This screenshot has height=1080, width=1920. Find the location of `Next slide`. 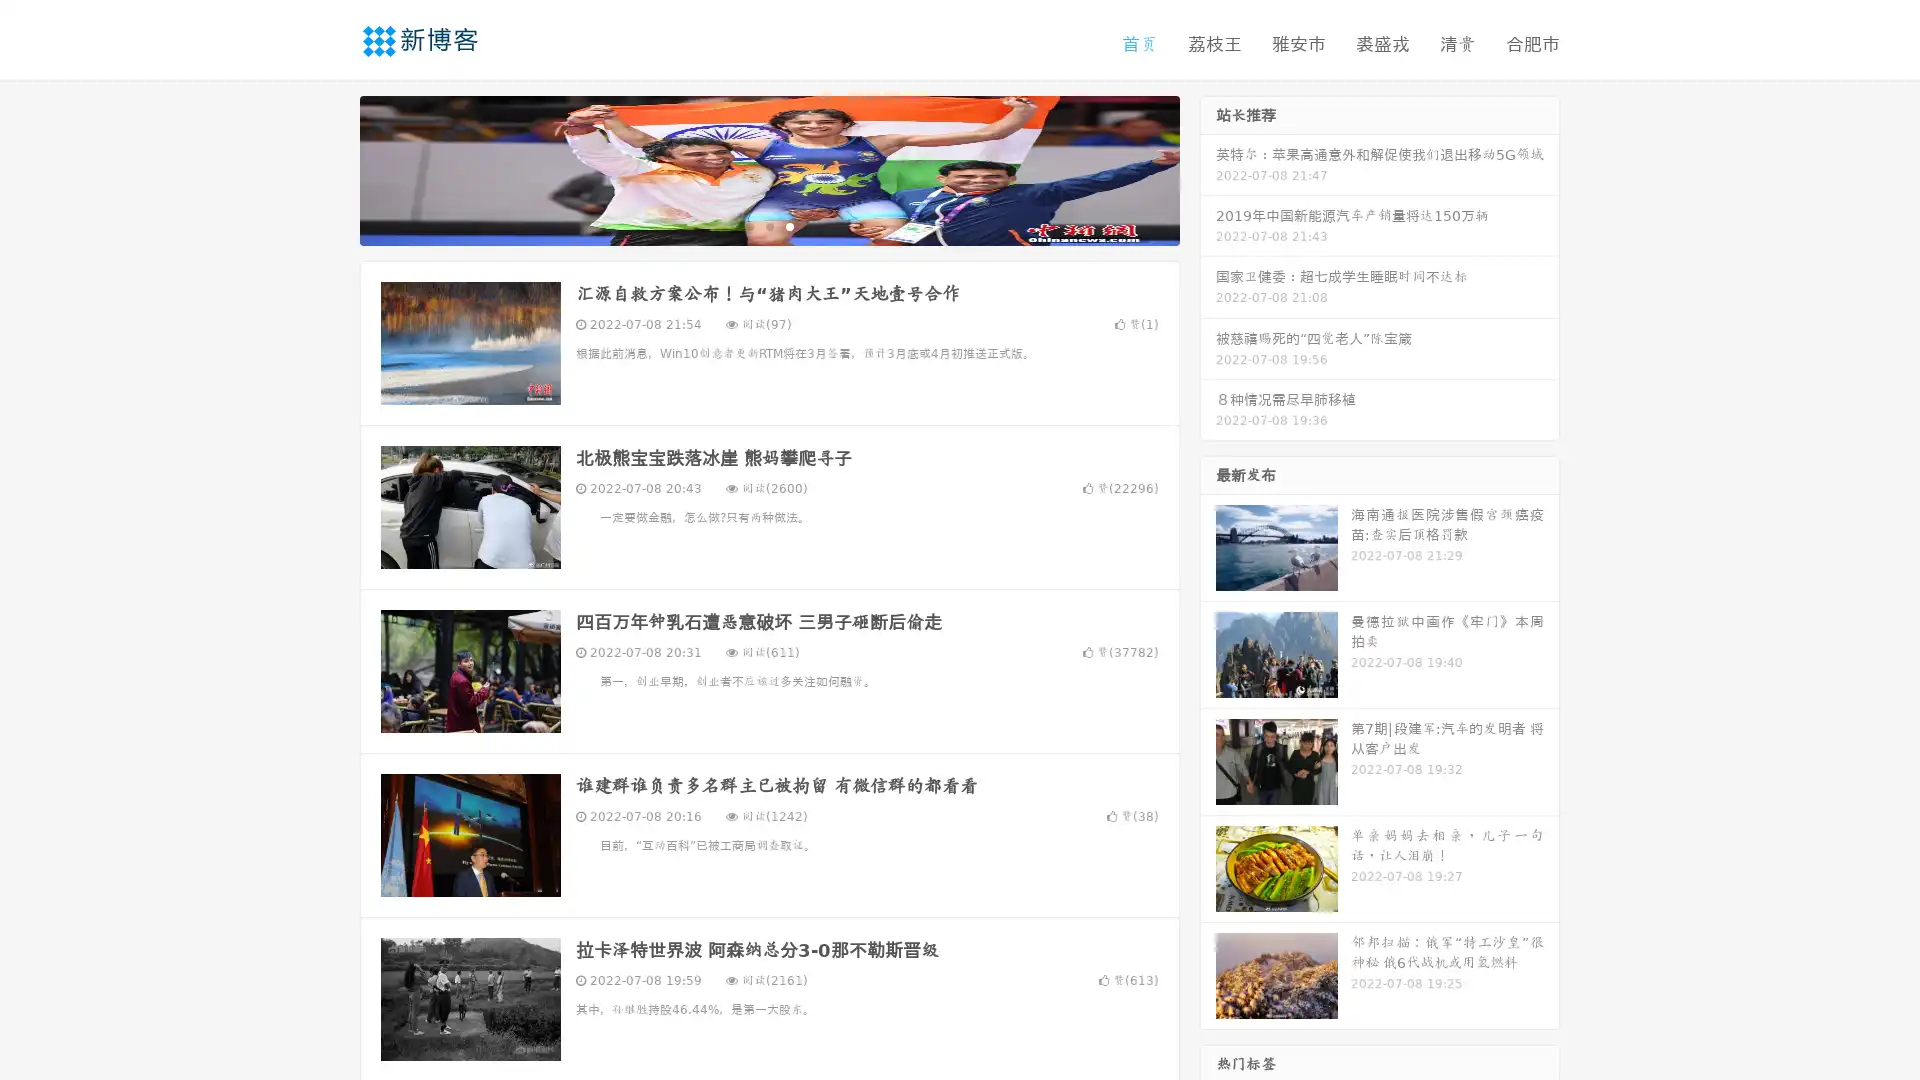

Next slide is located at coordinates (1208, 168).